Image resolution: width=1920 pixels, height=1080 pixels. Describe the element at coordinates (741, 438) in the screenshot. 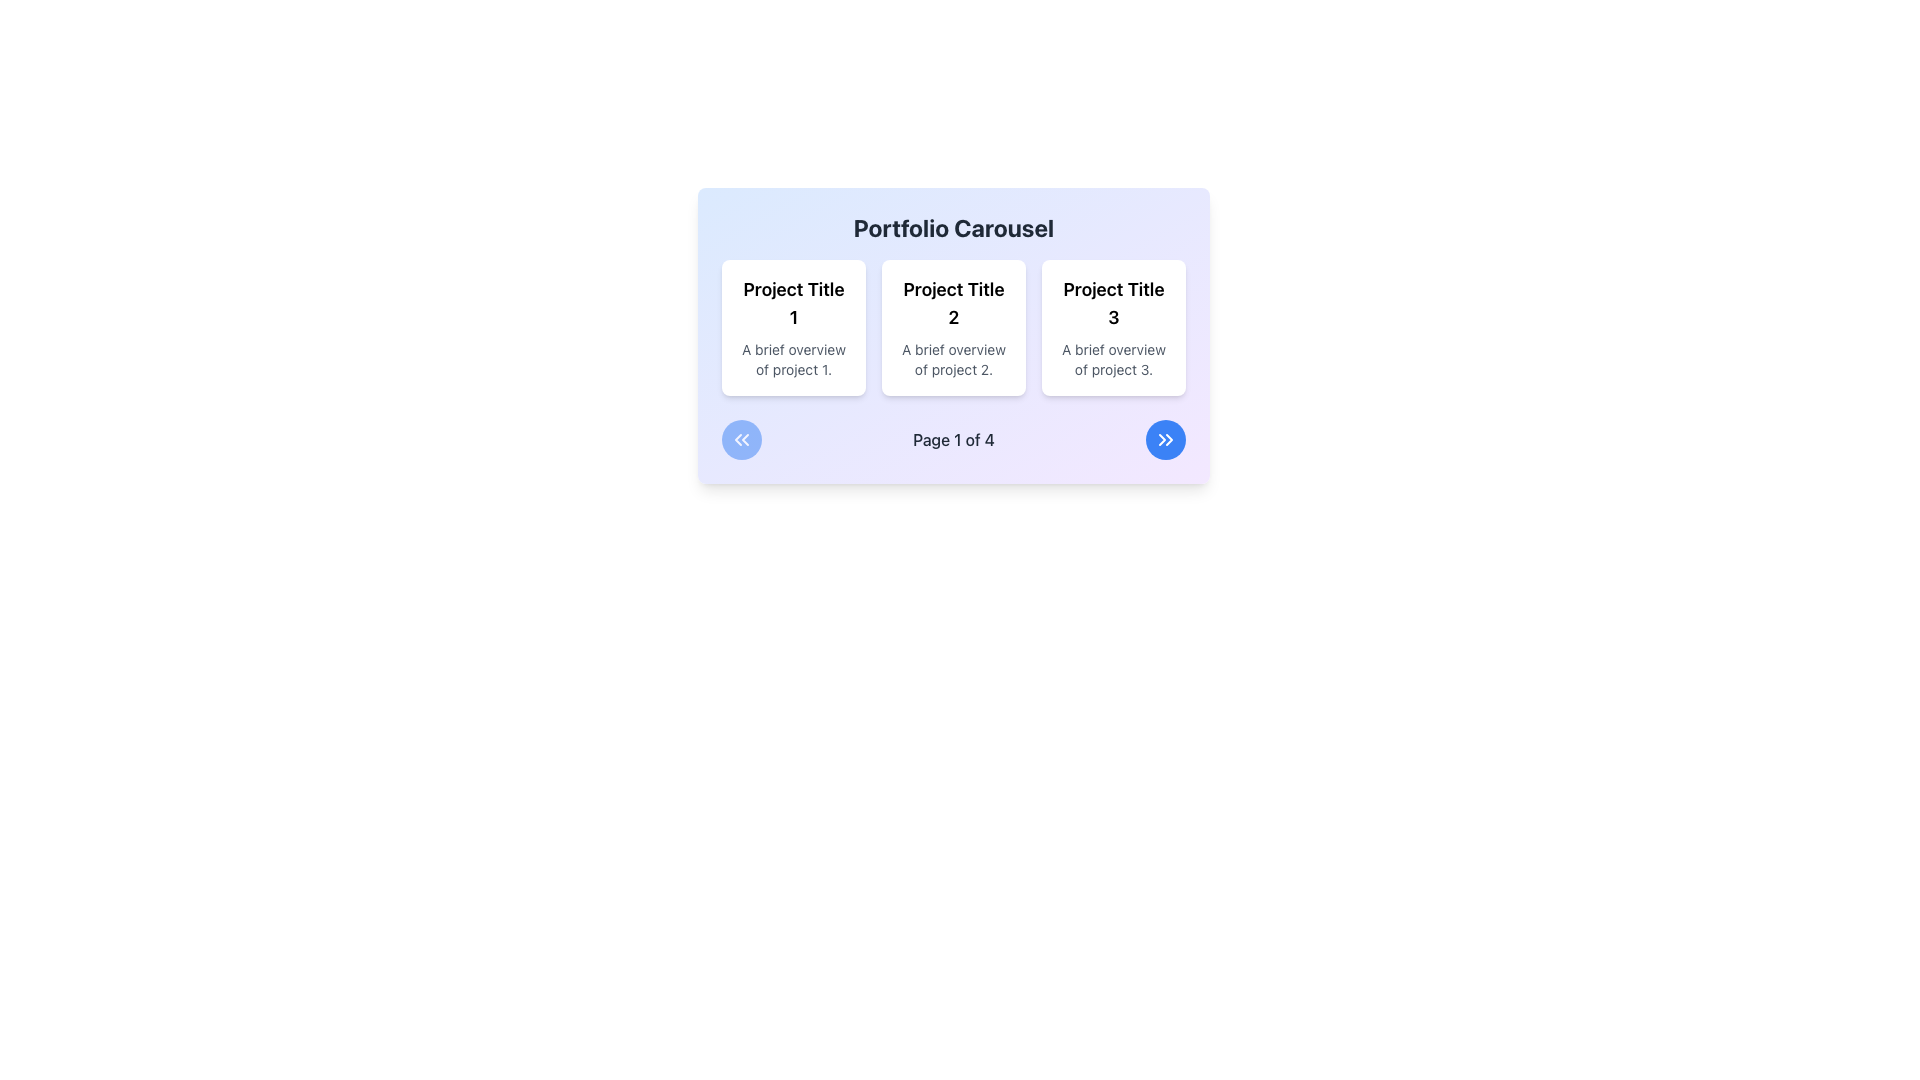

I see `the circular button containing the double-chevron SVG icons that signifies a navigation component for visual feedback` at that location.